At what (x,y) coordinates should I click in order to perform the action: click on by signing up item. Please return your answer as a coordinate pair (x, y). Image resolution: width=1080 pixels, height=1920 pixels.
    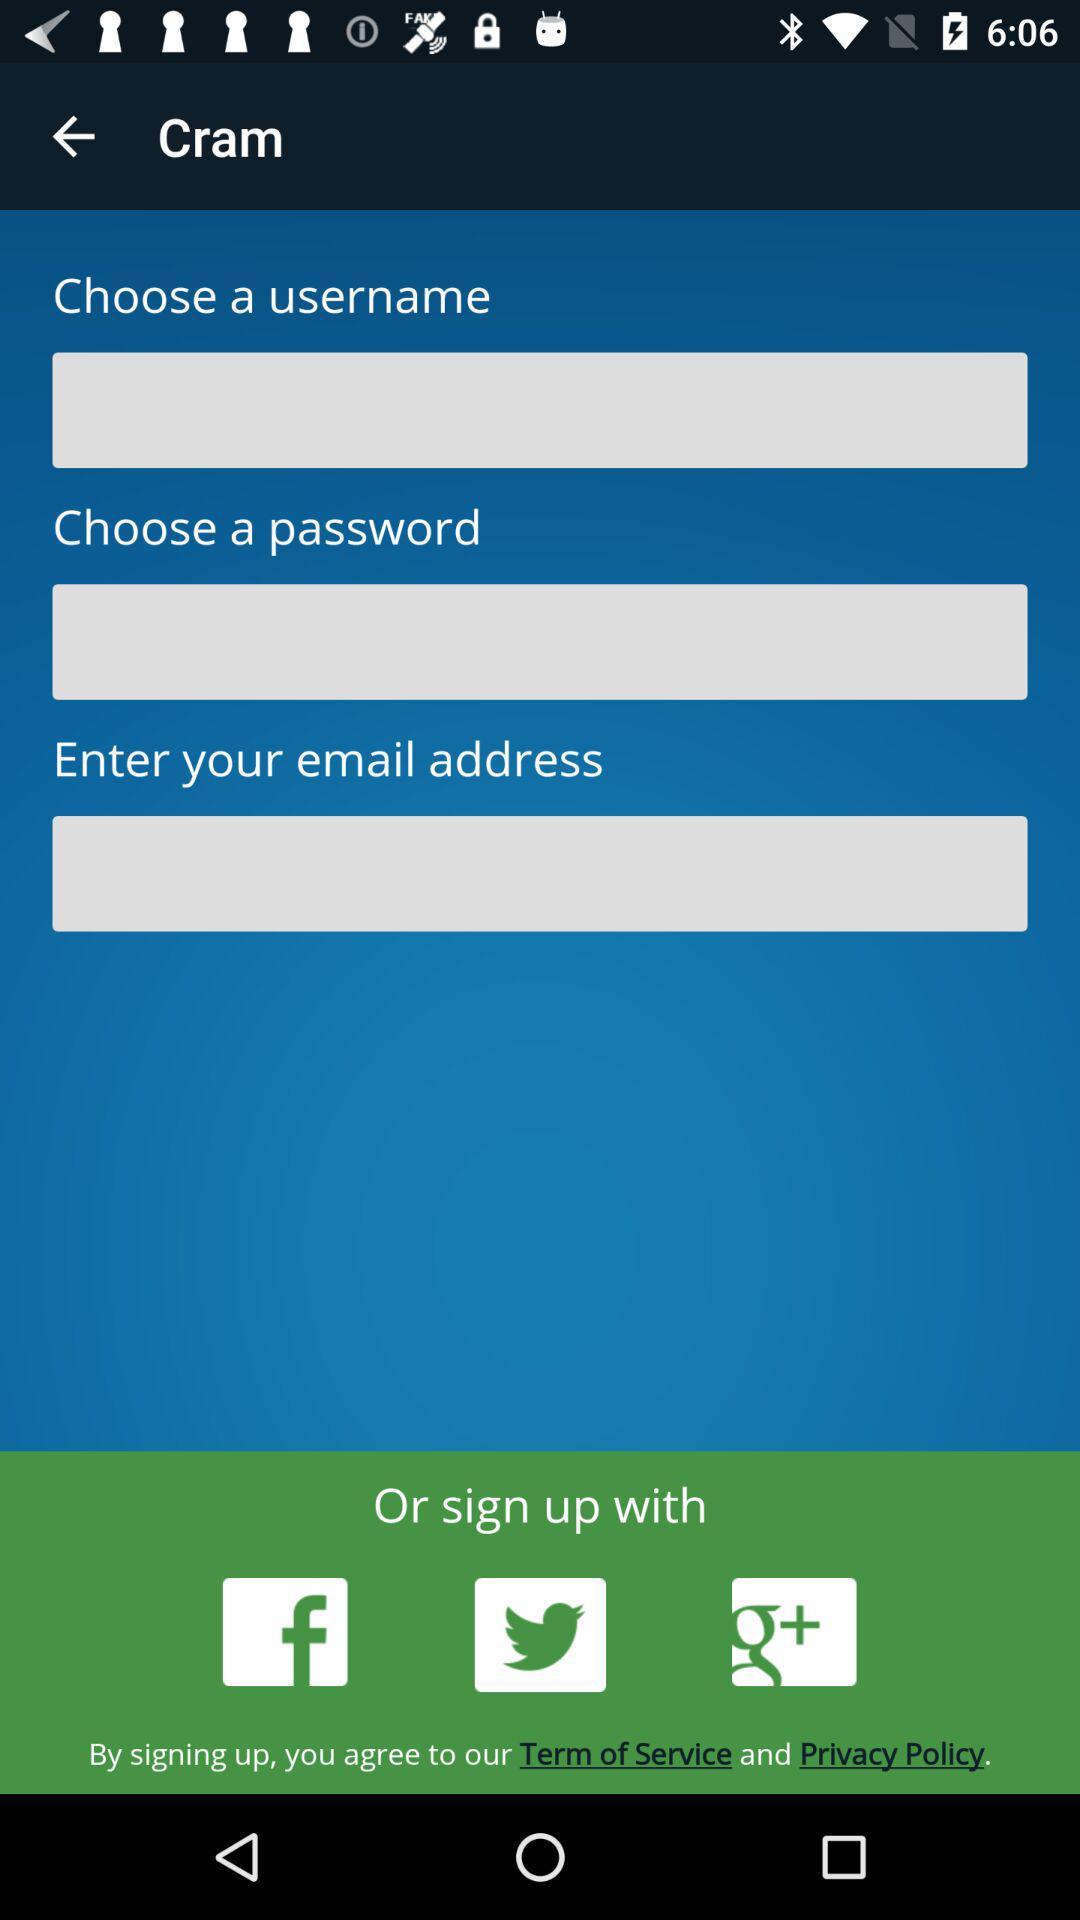
    Looking at the image, I should click on (540, 1752).